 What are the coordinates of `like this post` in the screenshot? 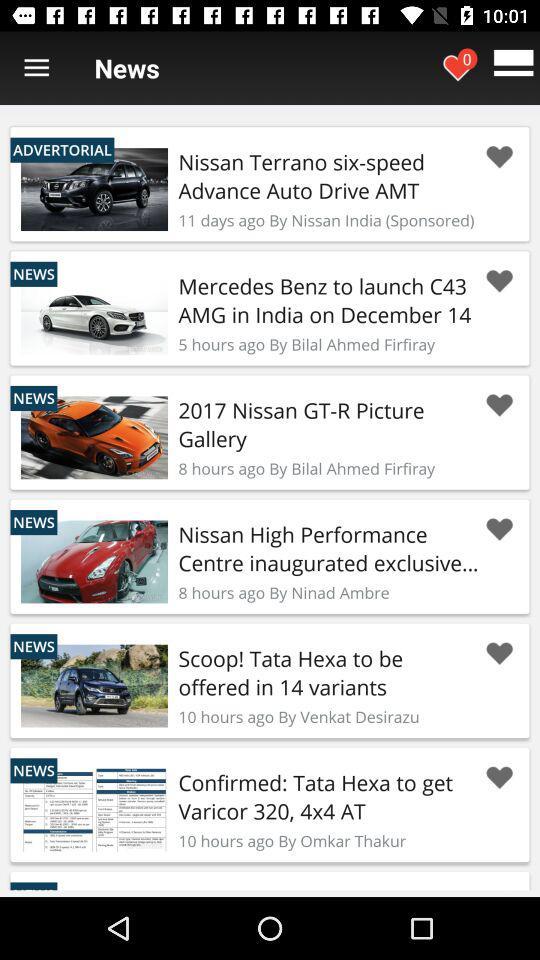 It's located at (498, 652).